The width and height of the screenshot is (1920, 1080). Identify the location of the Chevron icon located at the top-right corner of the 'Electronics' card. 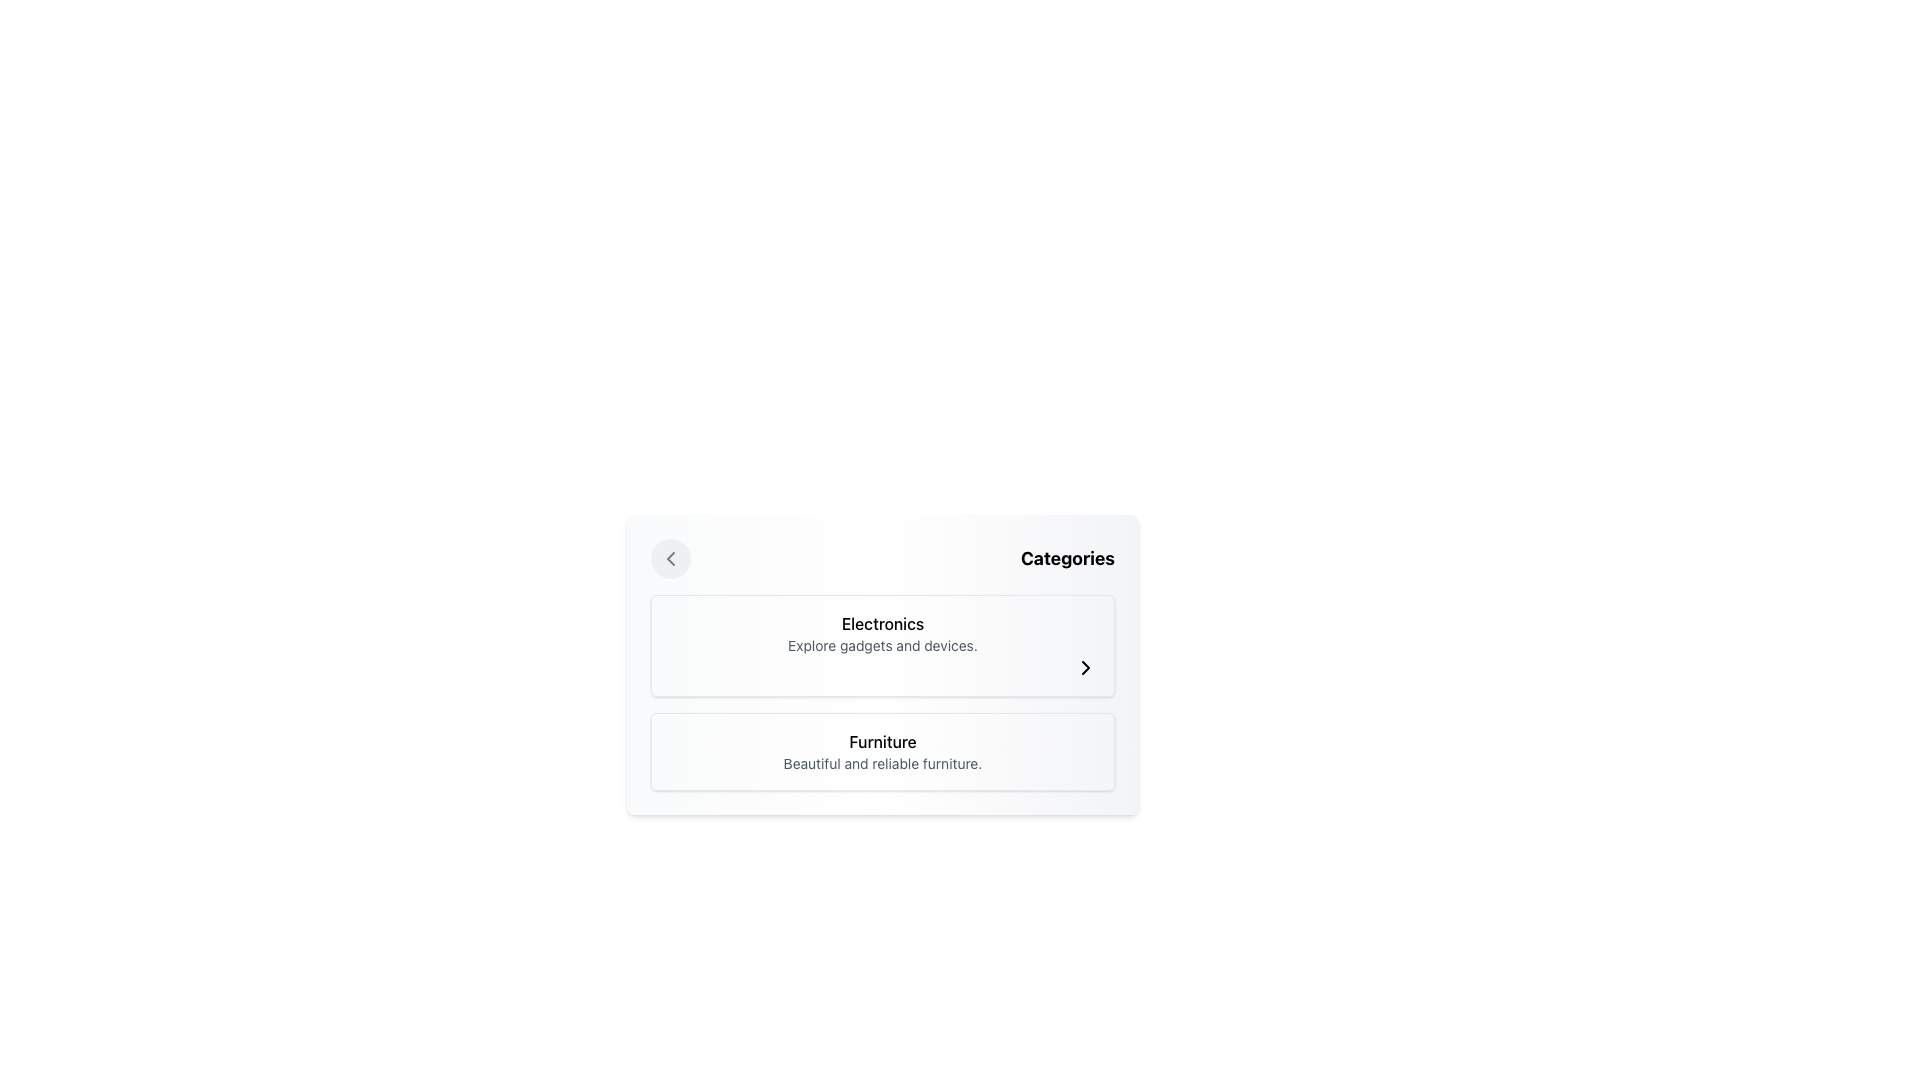
(1084, 667).